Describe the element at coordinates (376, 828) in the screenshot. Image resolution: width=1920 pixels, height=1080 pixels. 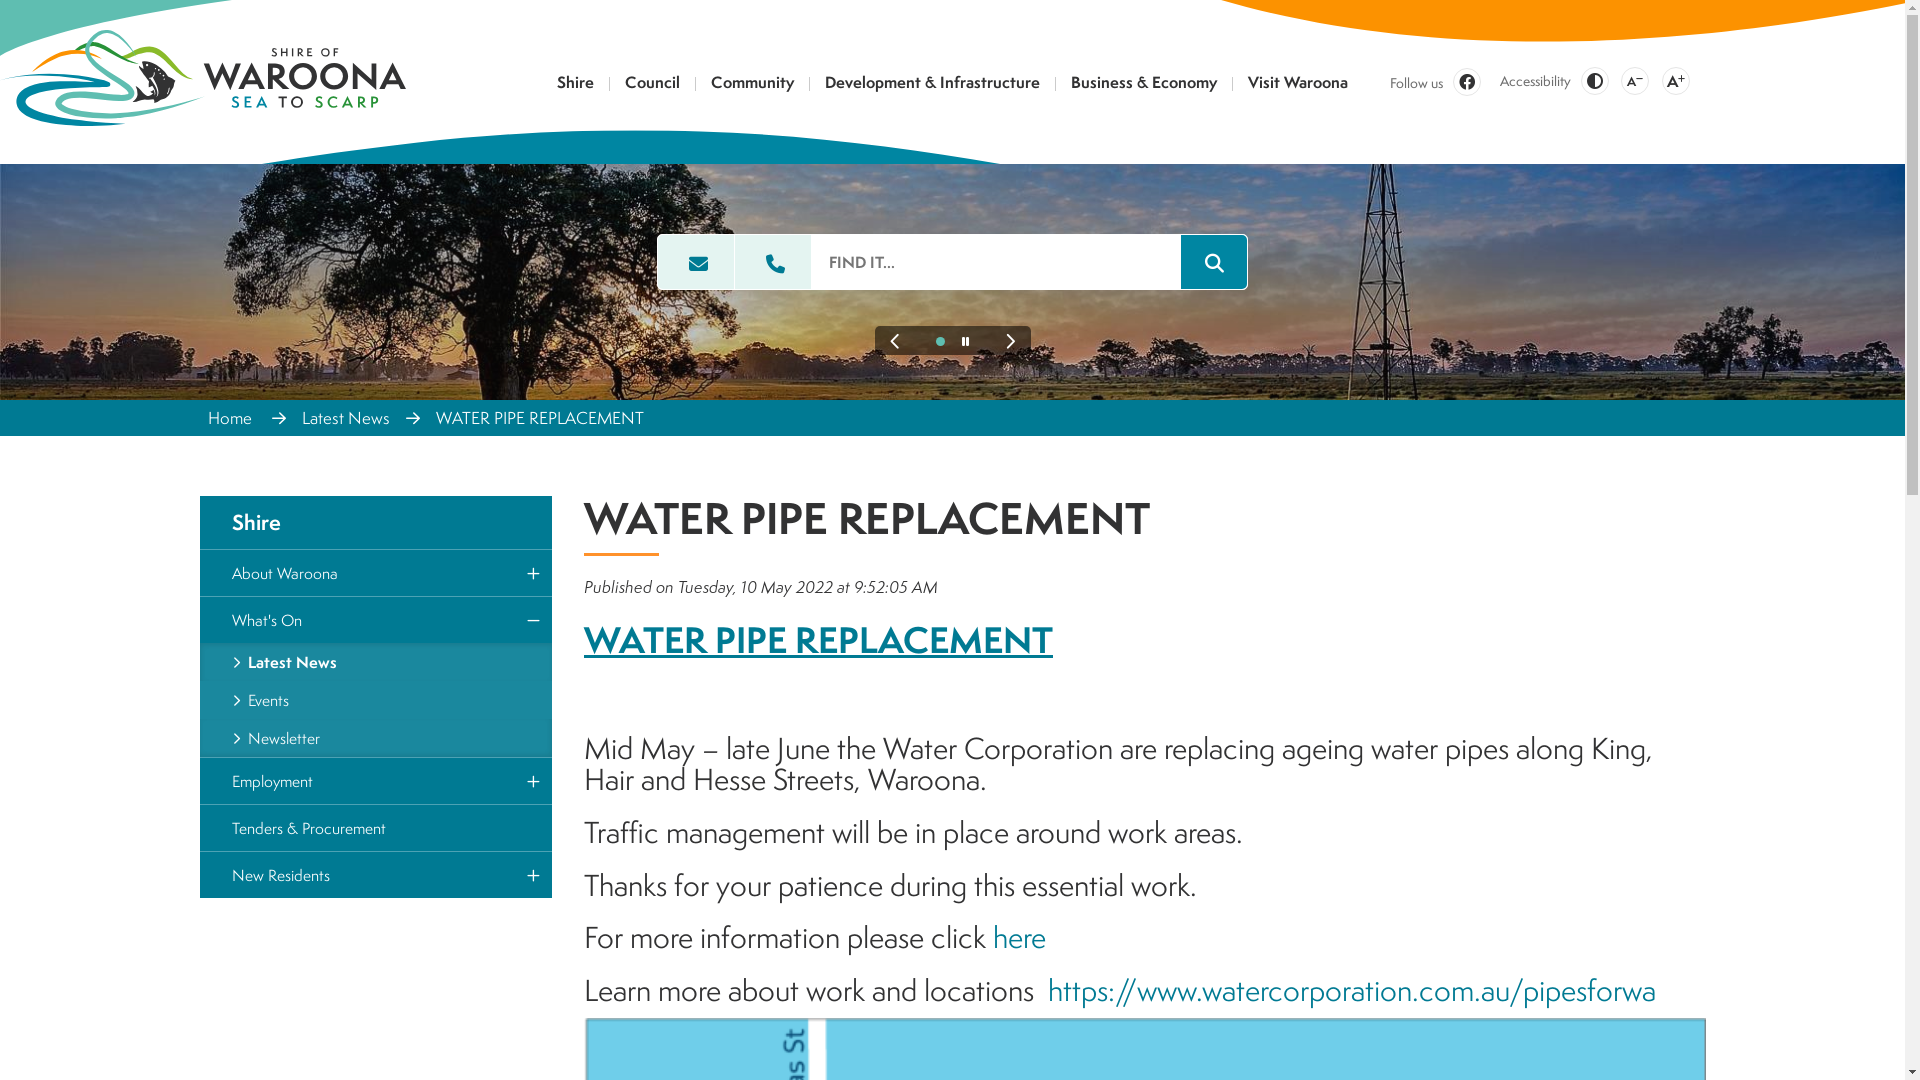
I see `'Tenders & Procurement'` at that location.